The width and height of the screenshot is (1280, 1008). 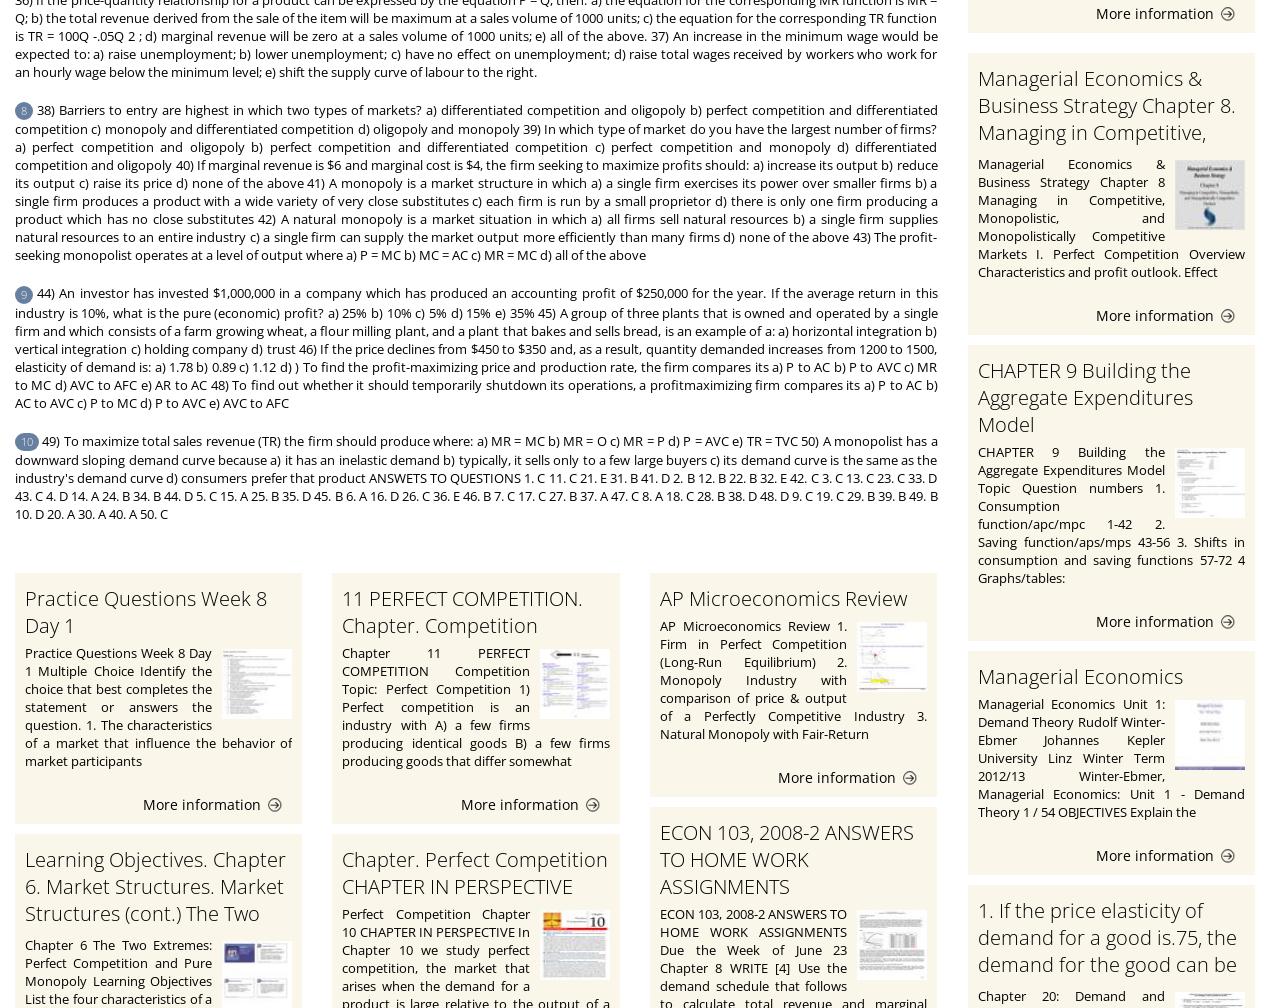 What do you see at coordinates (1110, 217) in the screenshot?
I see `'Managerial Economics & Business Strategy Chapter 8 Managing in Competitive, Monopolistic, and Monopolistically Competitive Markets I. Perfect Competition Overview Characteristics and profit outlook. Effect'` at bounding box center [1110, 217].